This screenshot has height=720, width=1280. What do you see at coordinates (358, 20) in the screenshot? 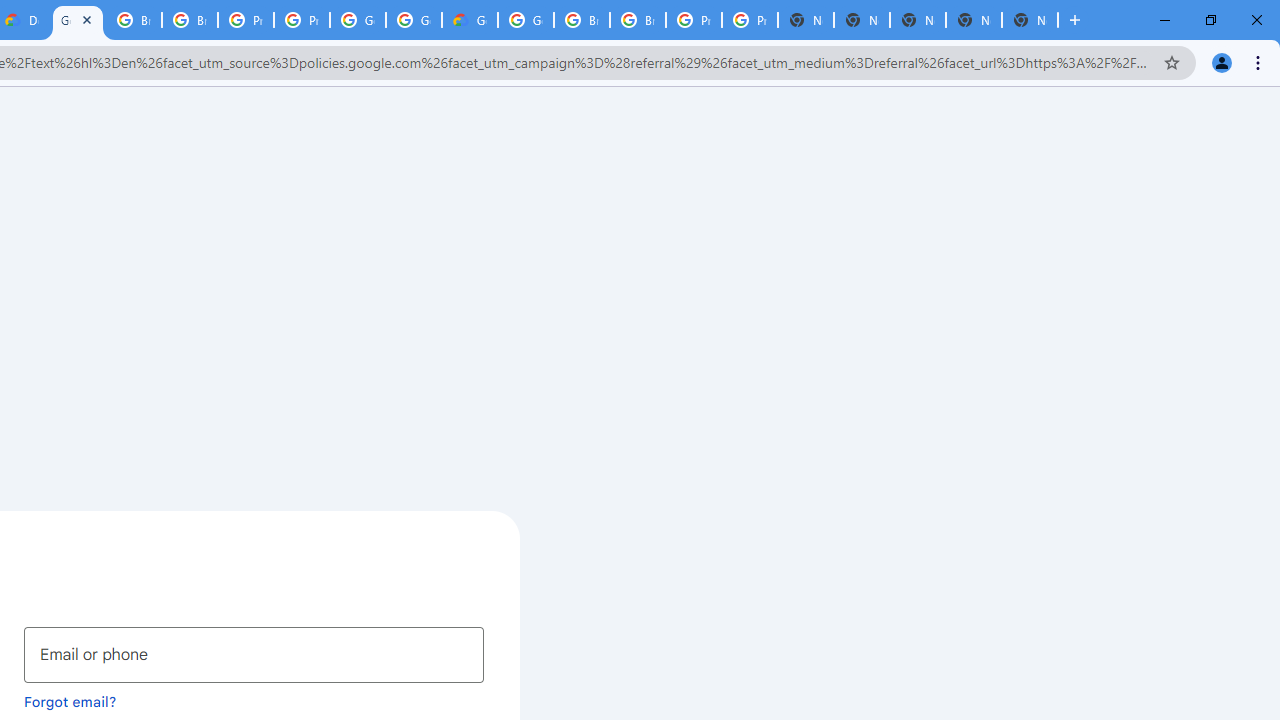
I see `'Google Cloud Platform'` at bounding box center [358, 20].